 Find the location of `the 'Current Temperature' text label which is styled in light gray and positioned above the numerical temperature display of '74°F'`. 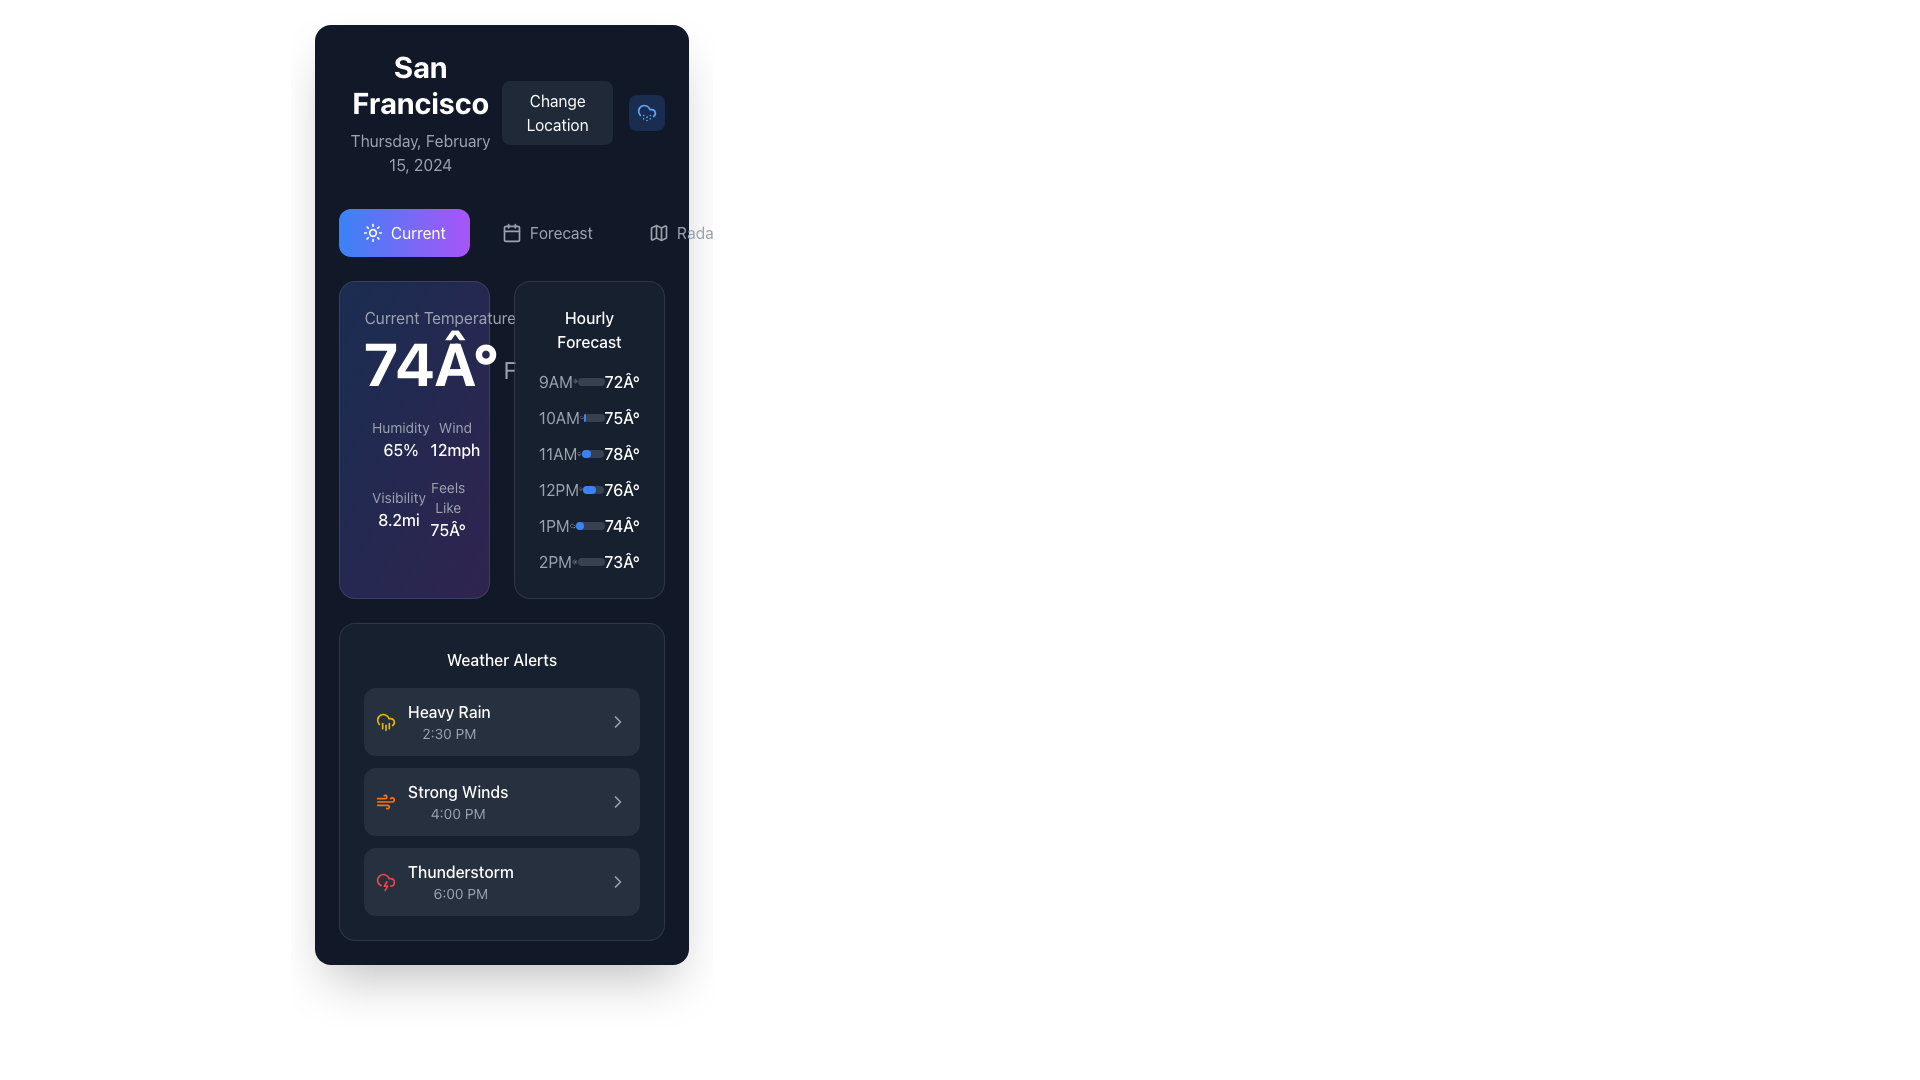

the 'Current Temperature' text label which is styled in light gray and positioned above the numerical temperature display of '74°F' is located at coordinates (439, 316).